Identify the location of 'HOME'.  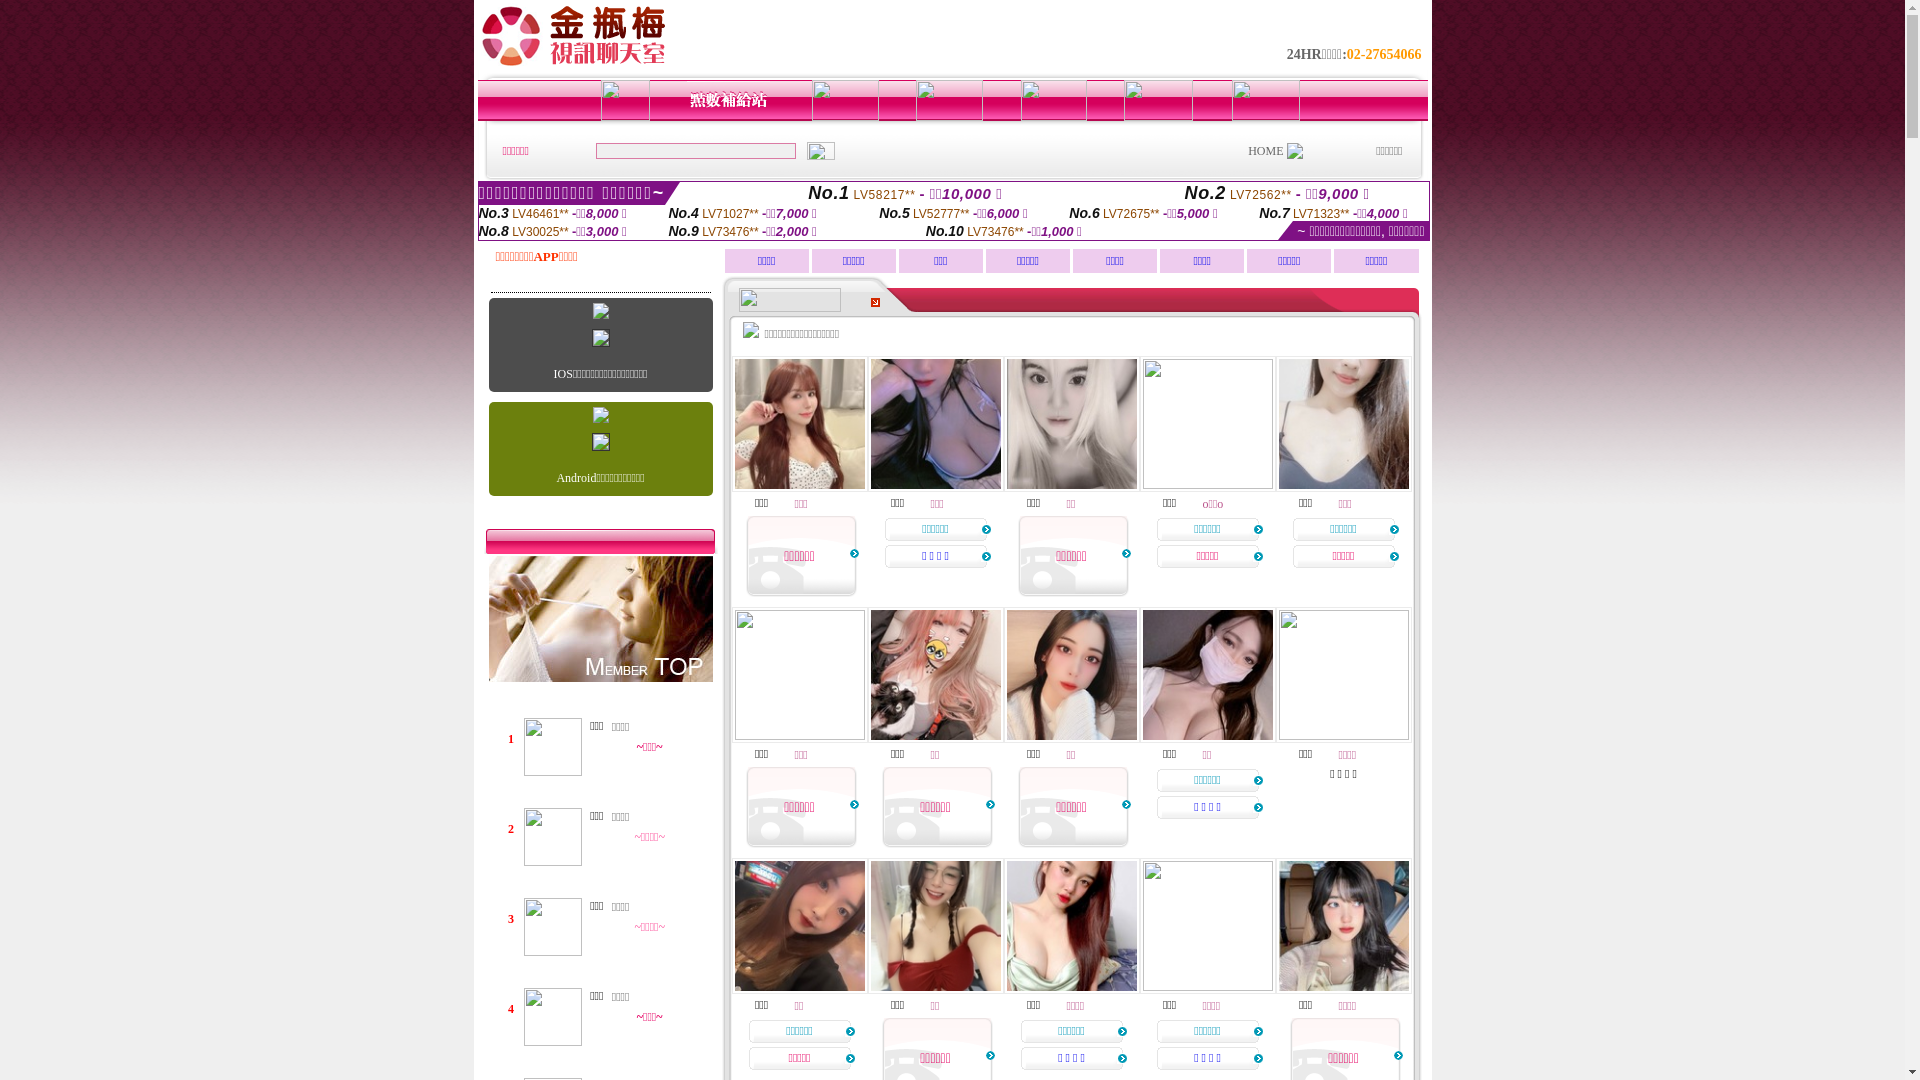
(1247, 149).